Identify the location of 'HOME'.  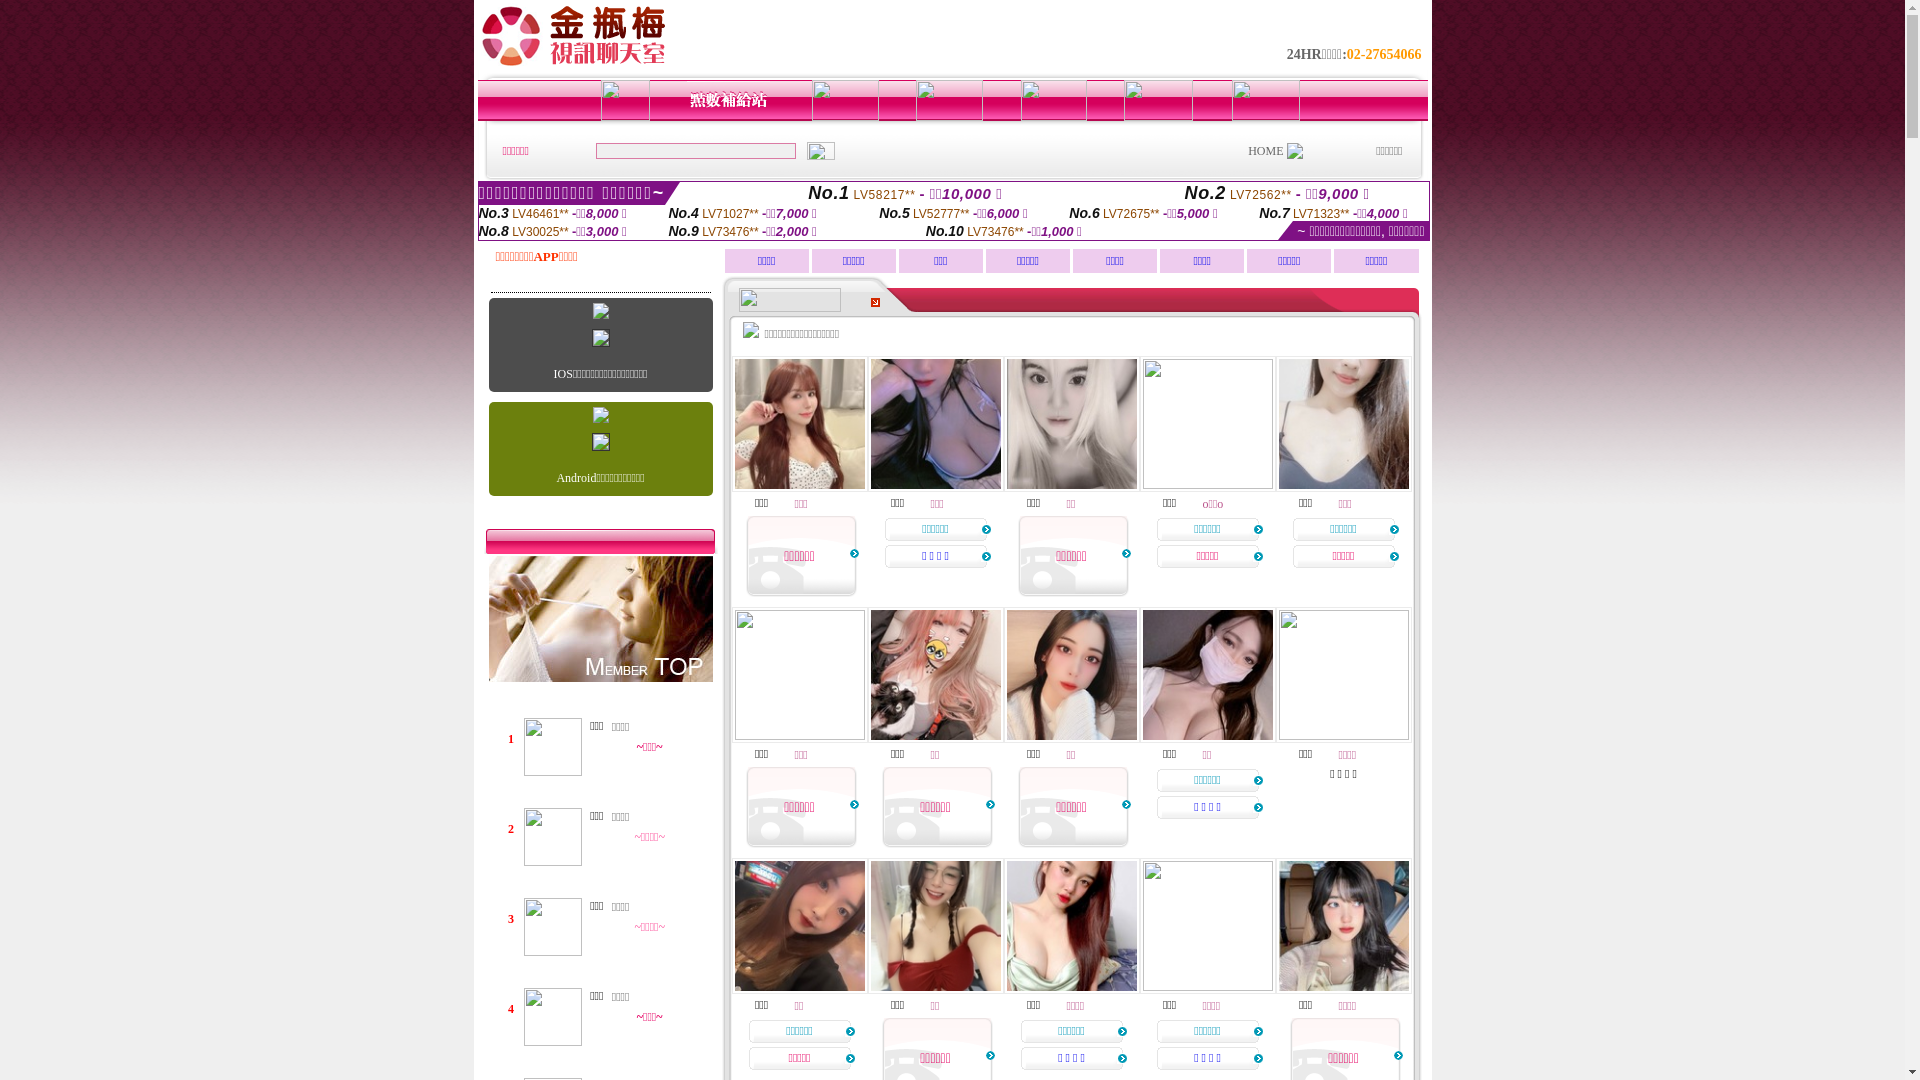
(1247, 149).